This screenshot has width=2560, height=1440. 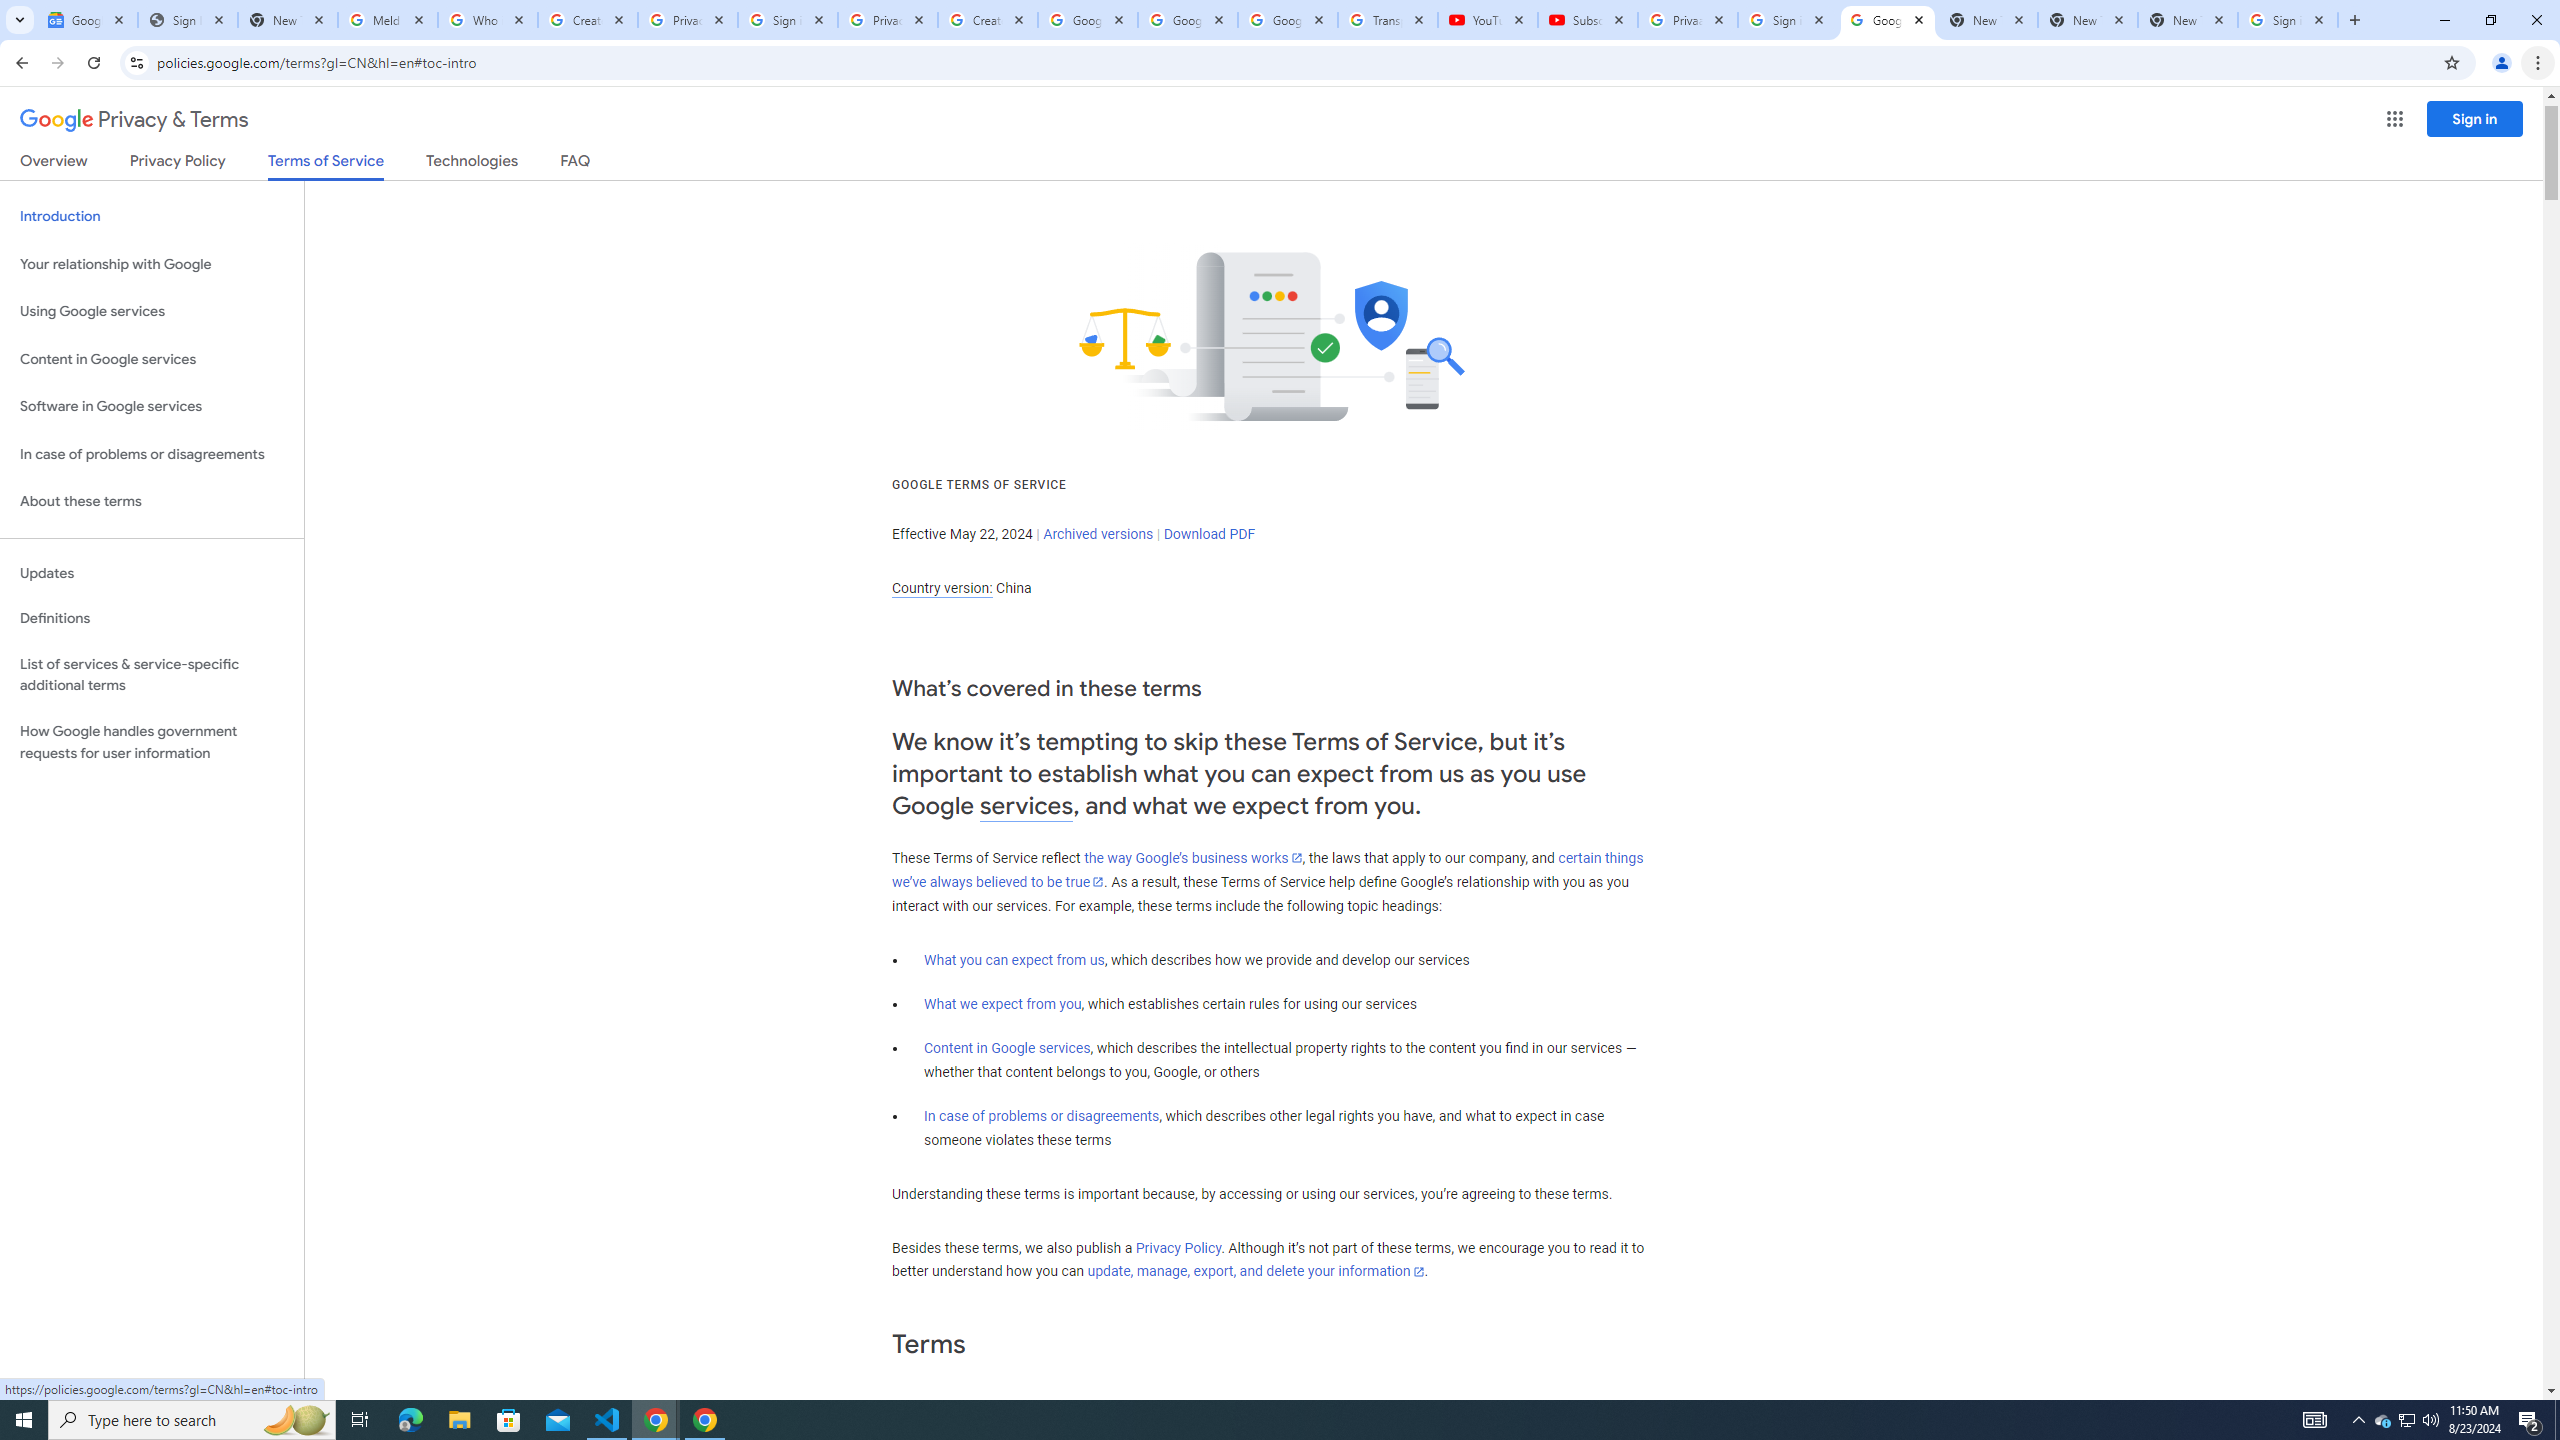 I want to click on 'About these terms', so click(x=151, y=501).